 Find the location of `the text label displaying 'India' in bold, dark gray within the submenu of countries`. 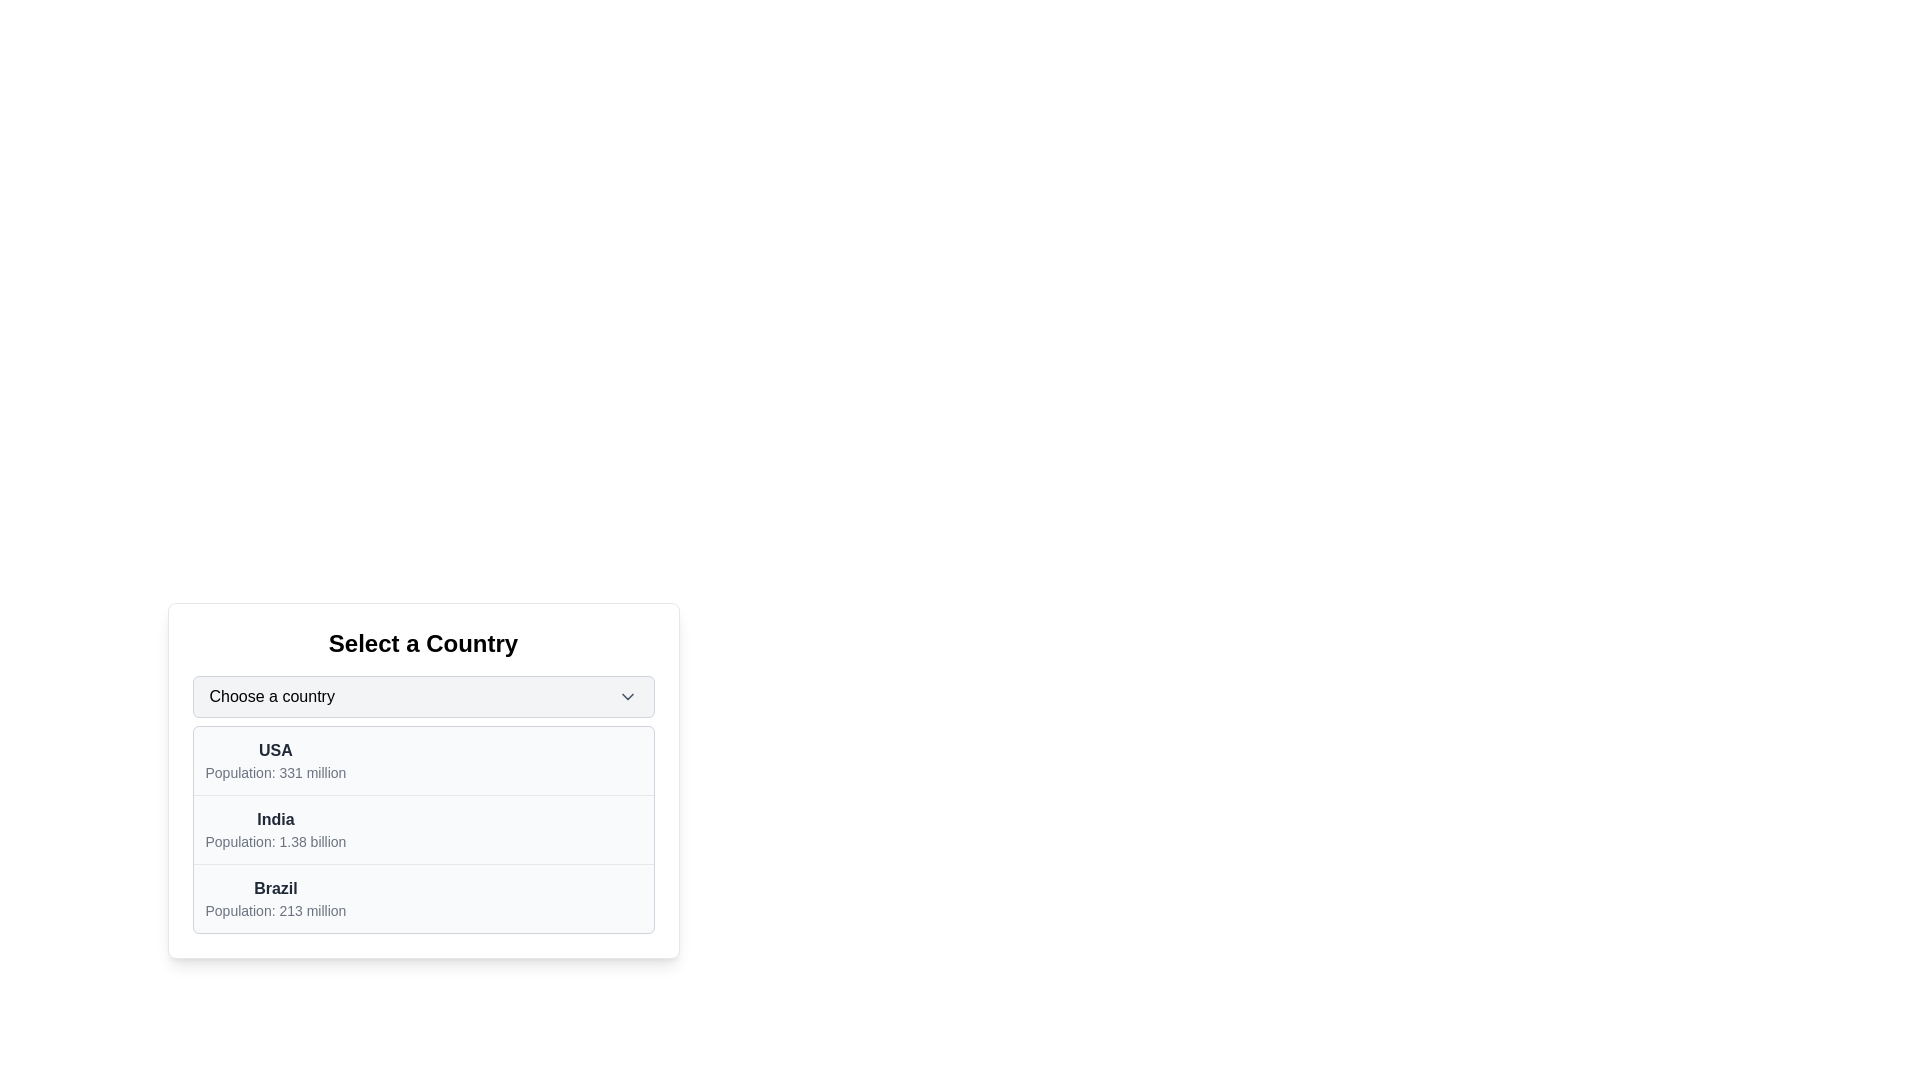

the text label displaying 'India' in bold, dark gray within the submenu of countries is located at coordinates (274, 820).